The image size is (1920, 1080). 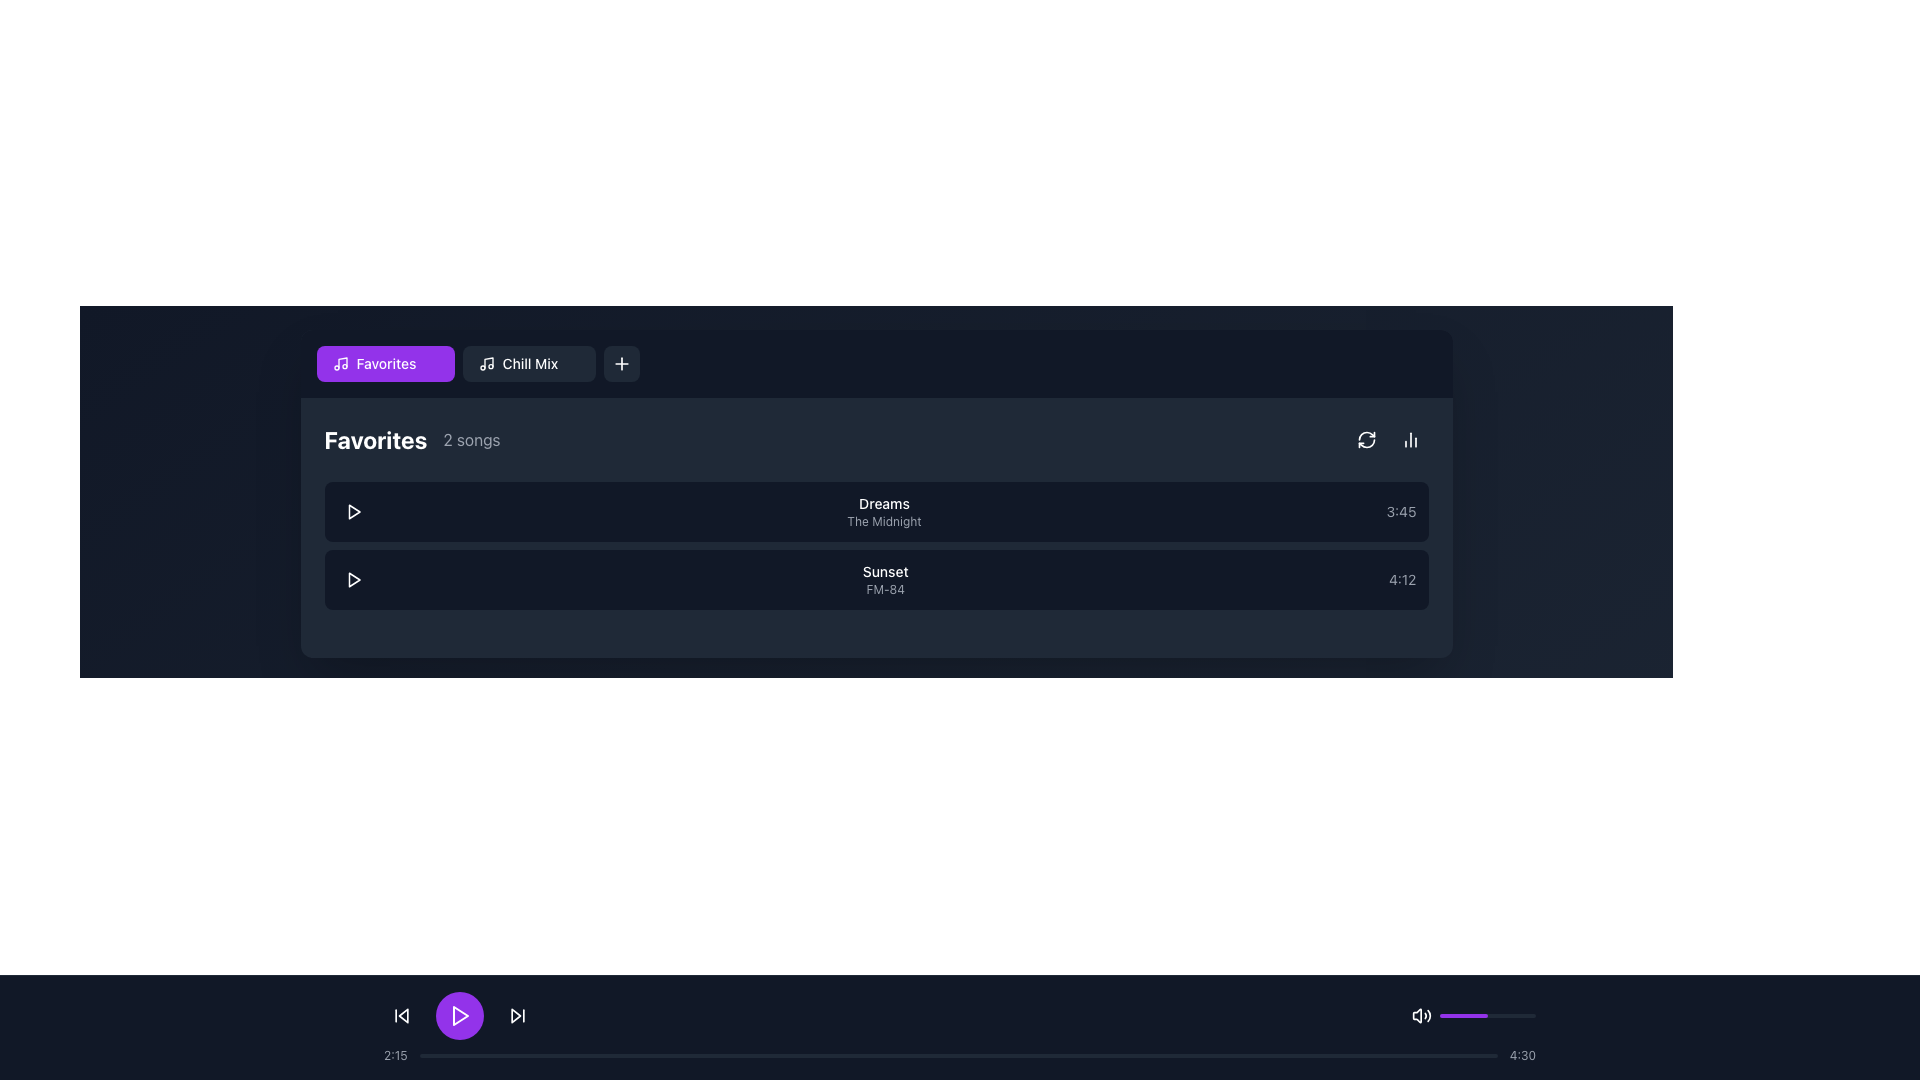 I want to click on the play button located on the leftmost part of the second item row, so click(x=353, y=579).